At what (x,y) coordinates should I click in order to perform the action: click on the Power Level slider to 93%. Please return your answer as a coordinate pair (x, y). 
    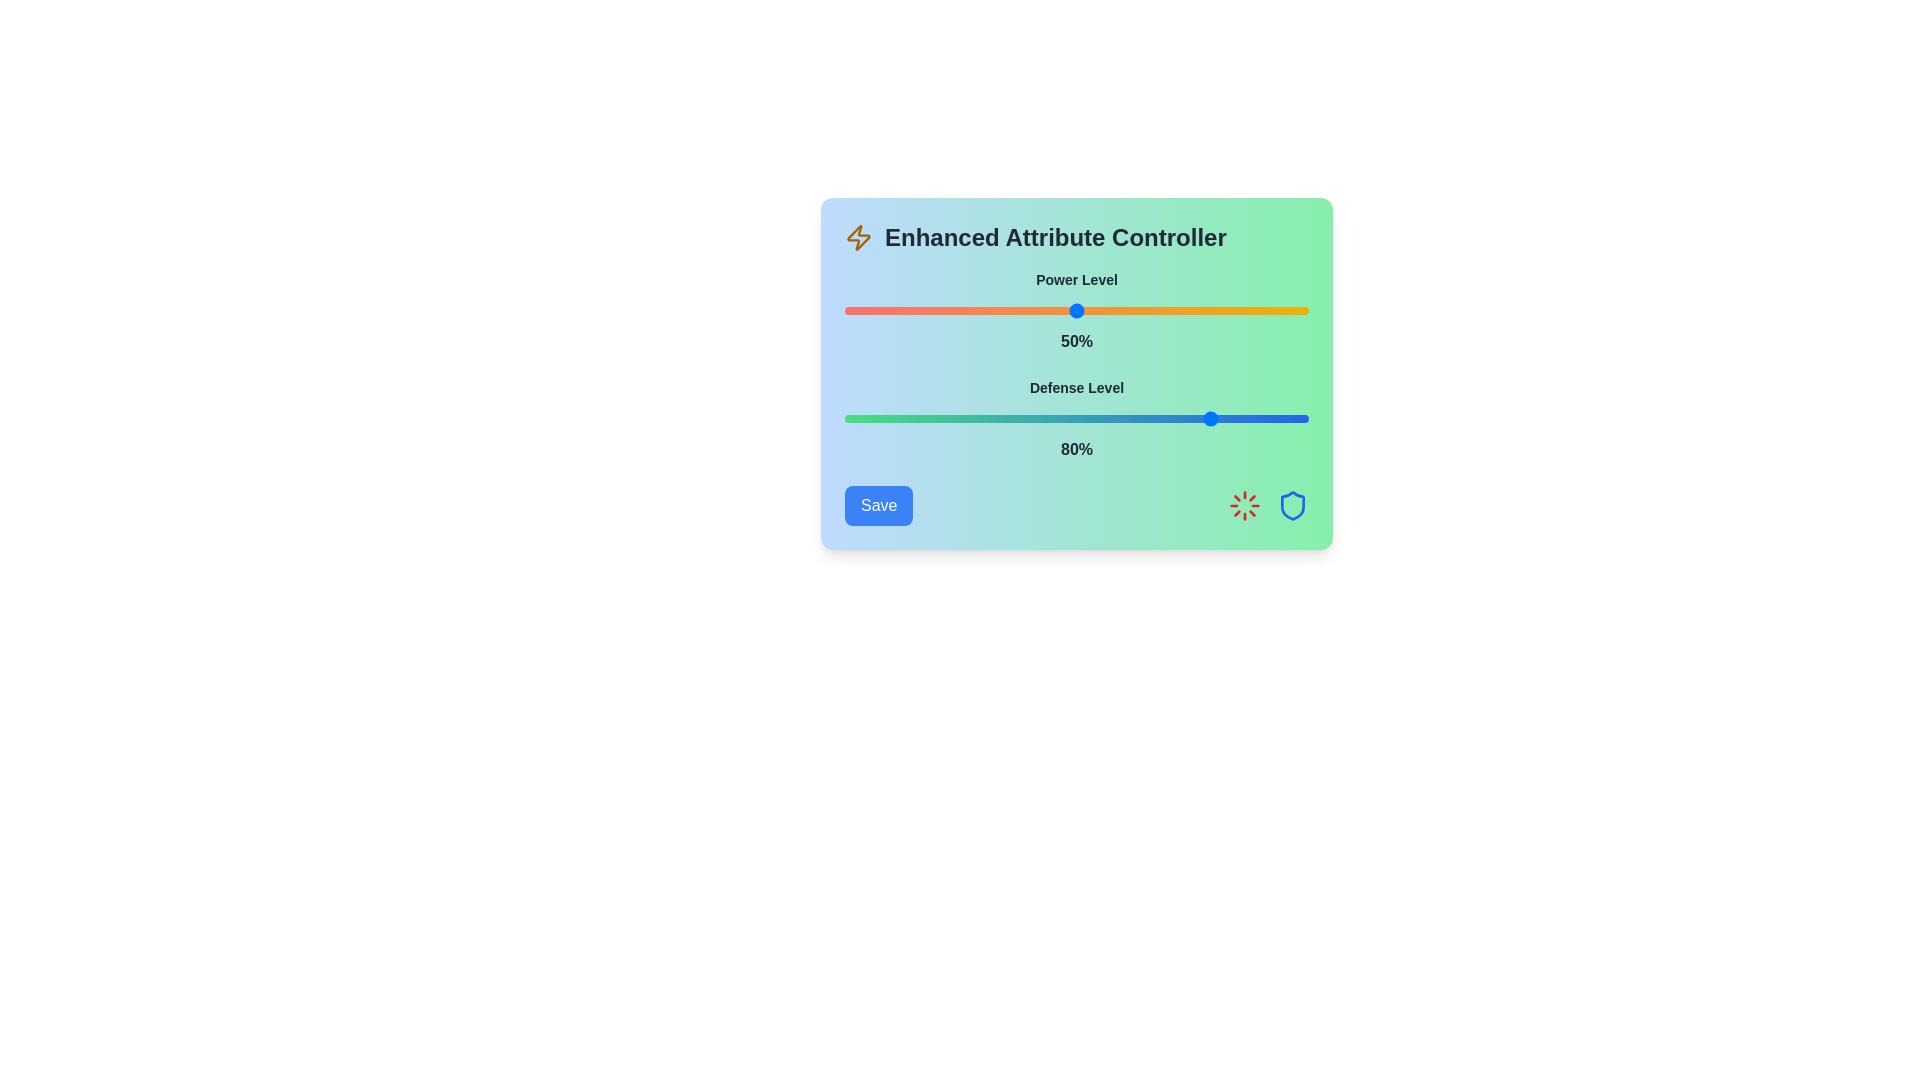
    Looking at the image, I should click on (1275, 311).